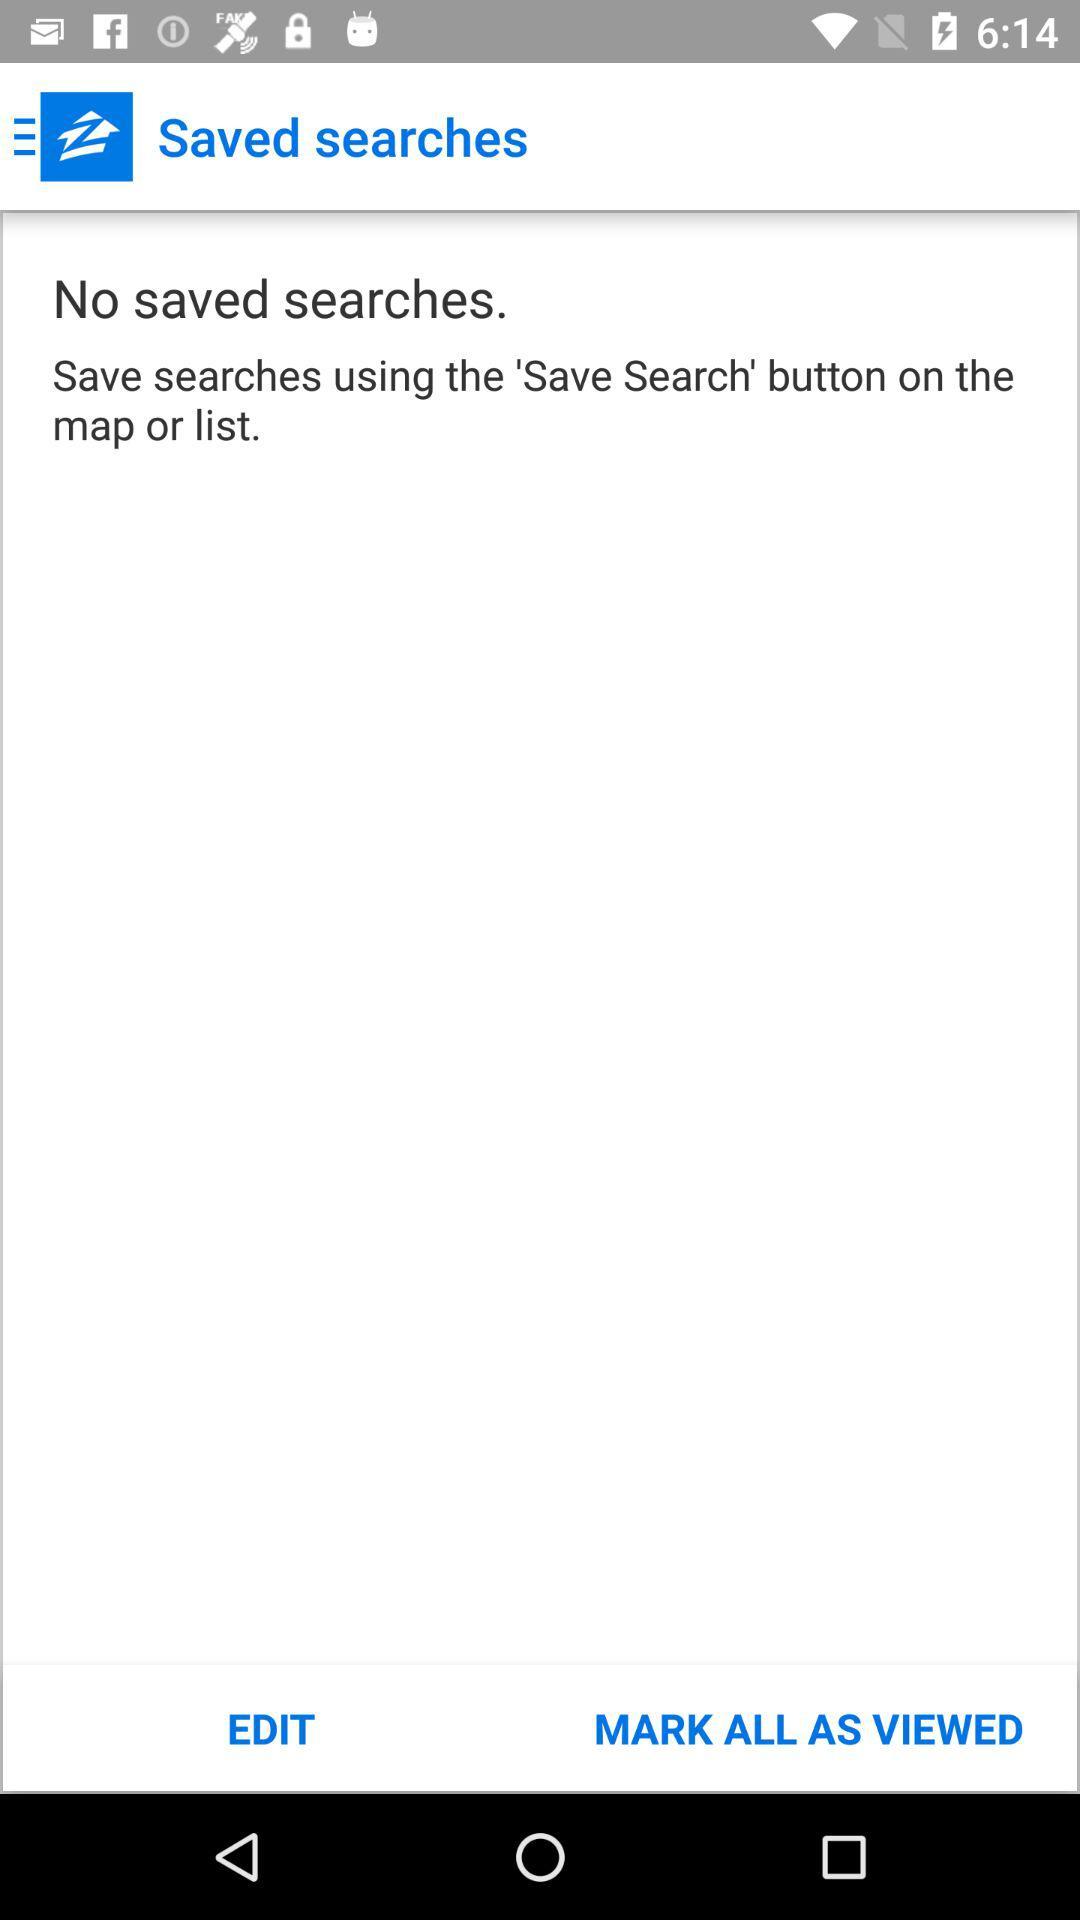 This screenshot has width=1080, height=1920. Describe the element at coordinates (807, 1727) in the screenshot. I see `icon below save searches using item` at that location.